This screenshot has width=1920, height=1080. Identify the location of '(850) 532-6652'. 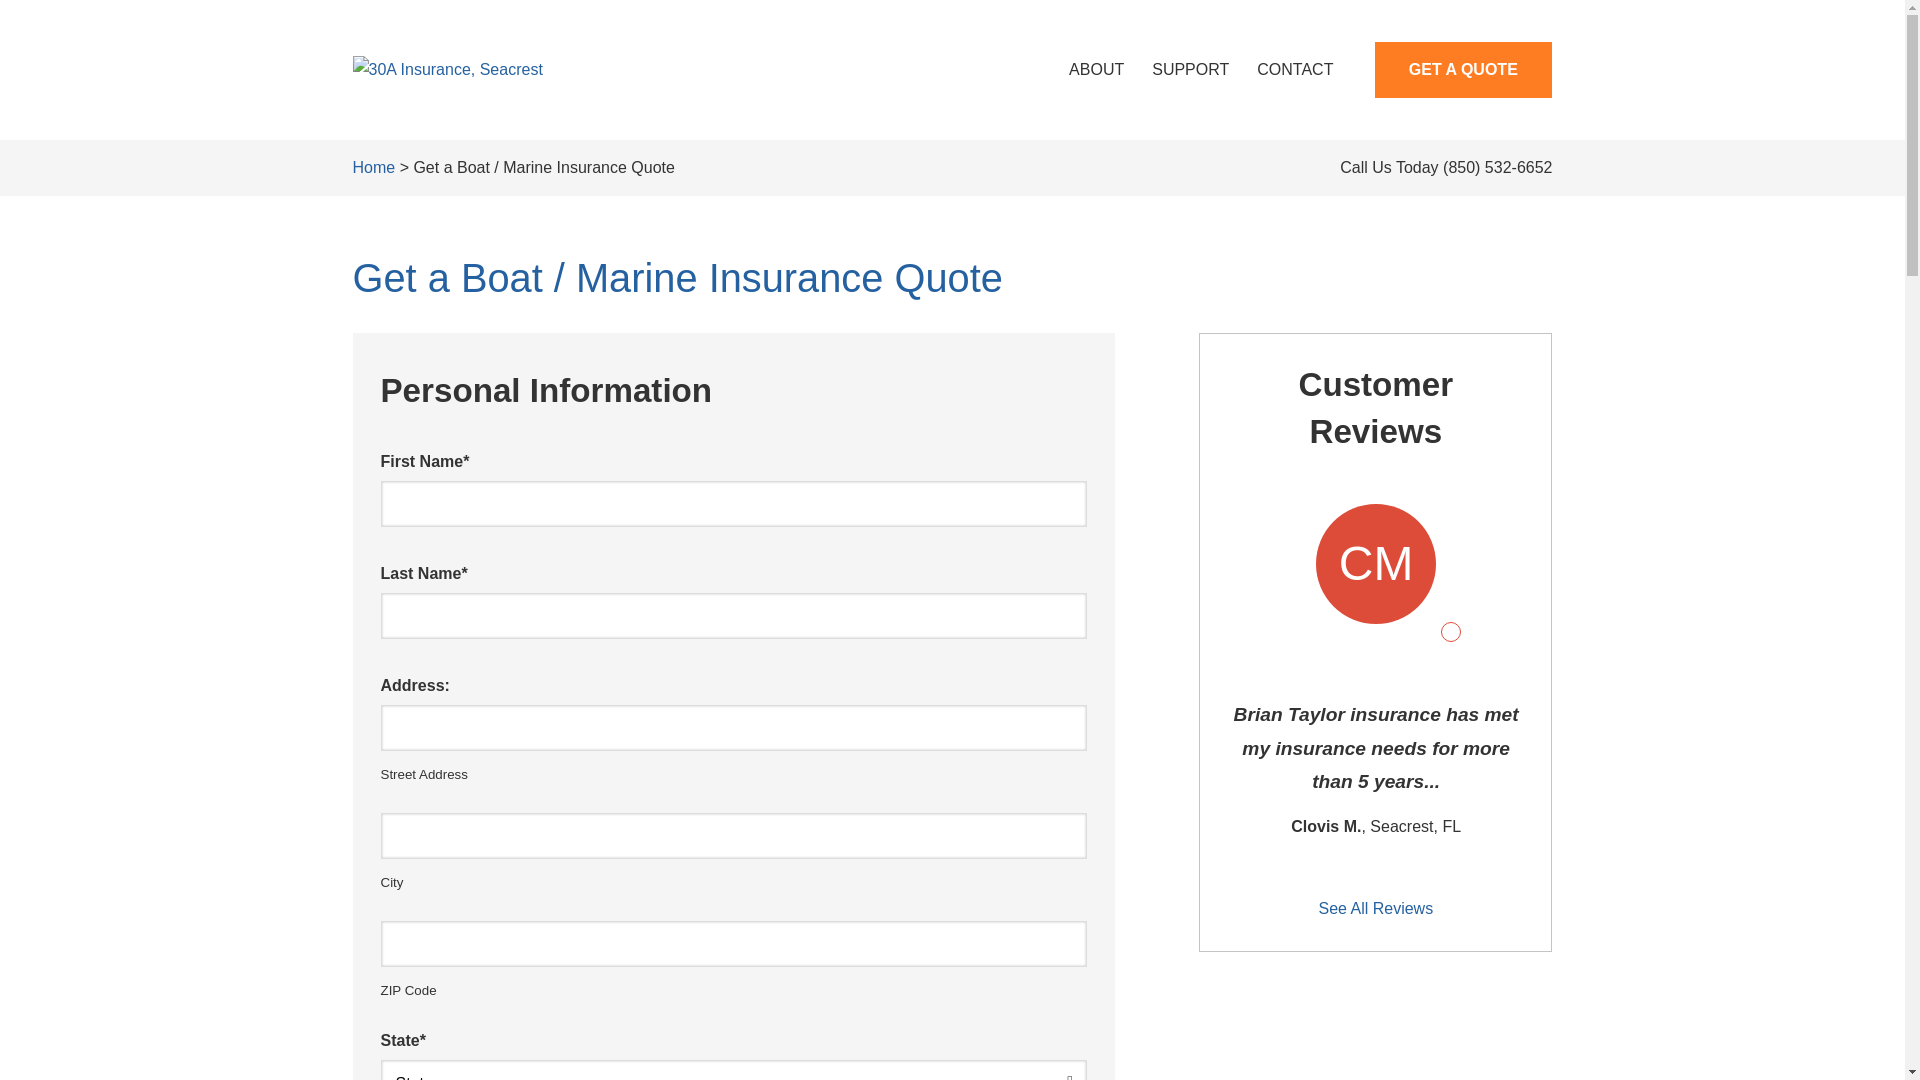
(1497, 166).